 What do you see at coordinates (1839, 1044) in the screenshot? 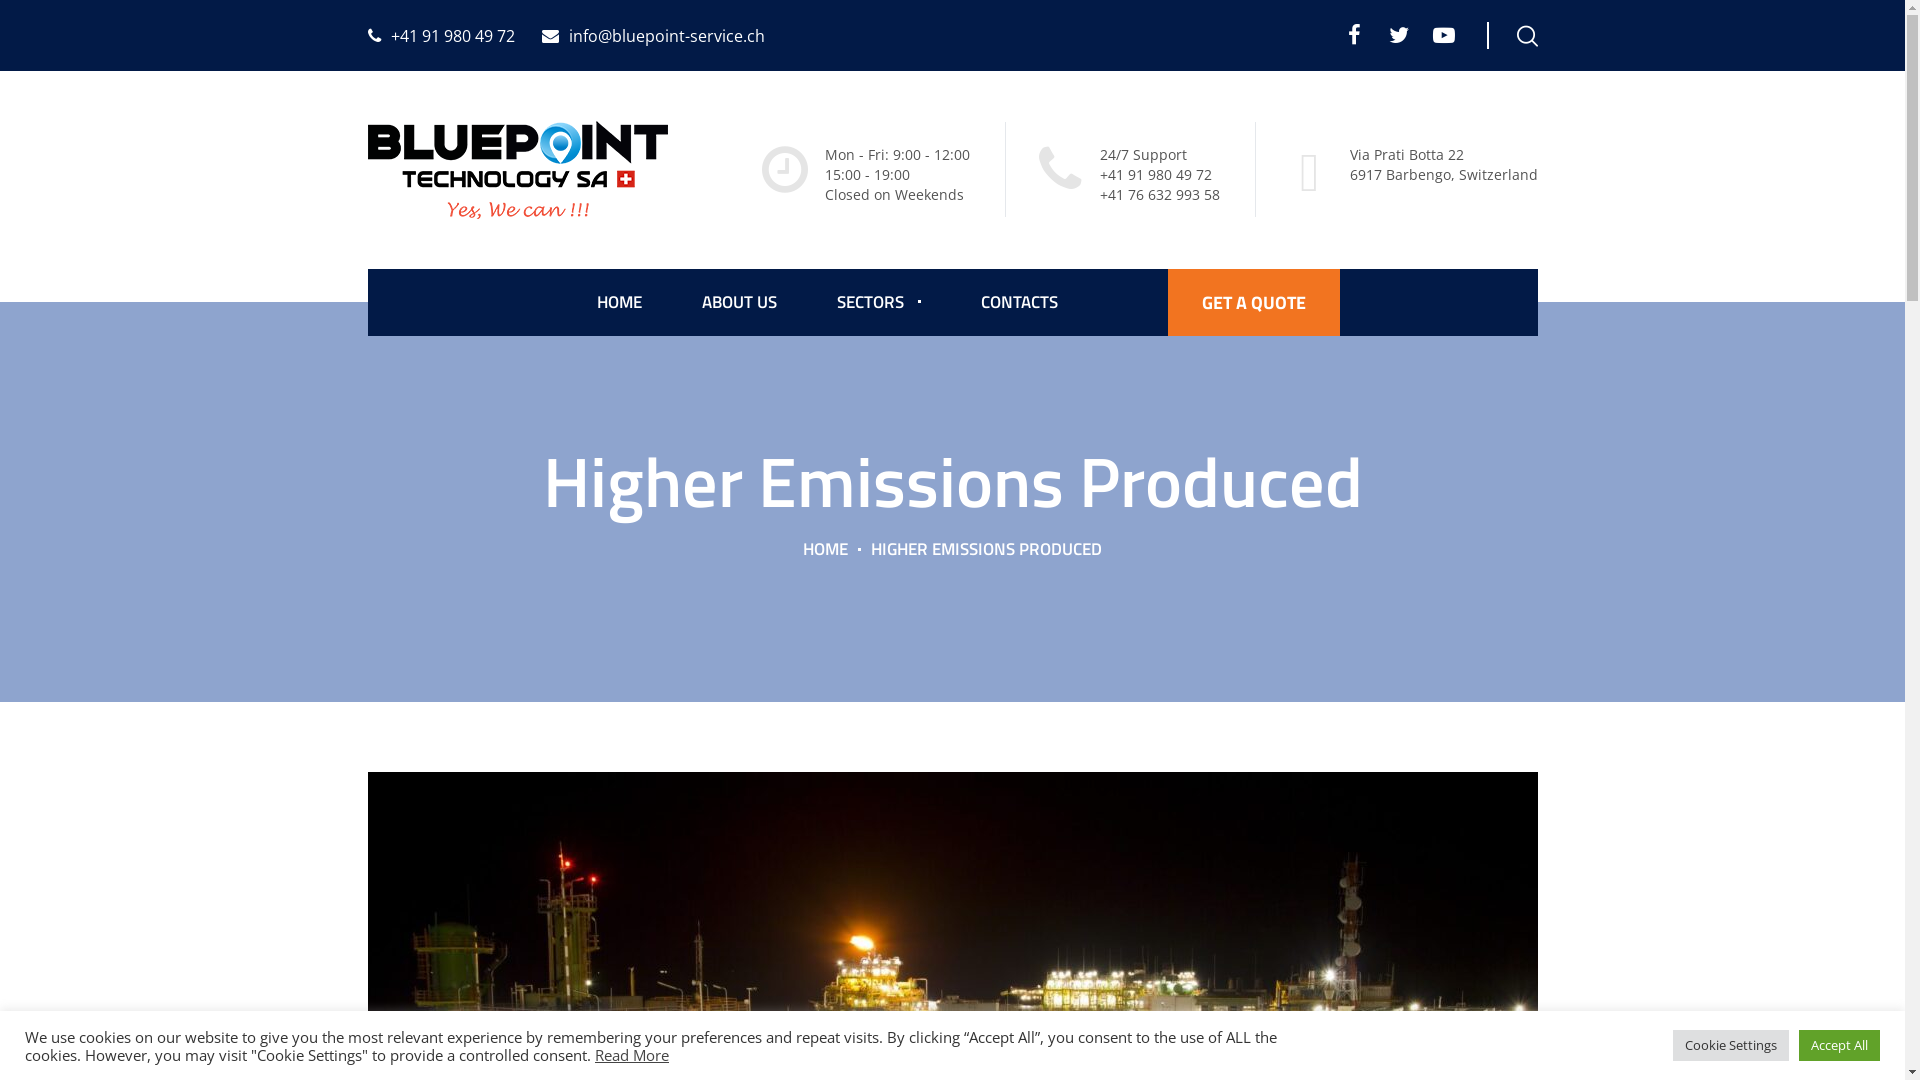
I see `'Accept All'` at bounding box center [1839, 1044].